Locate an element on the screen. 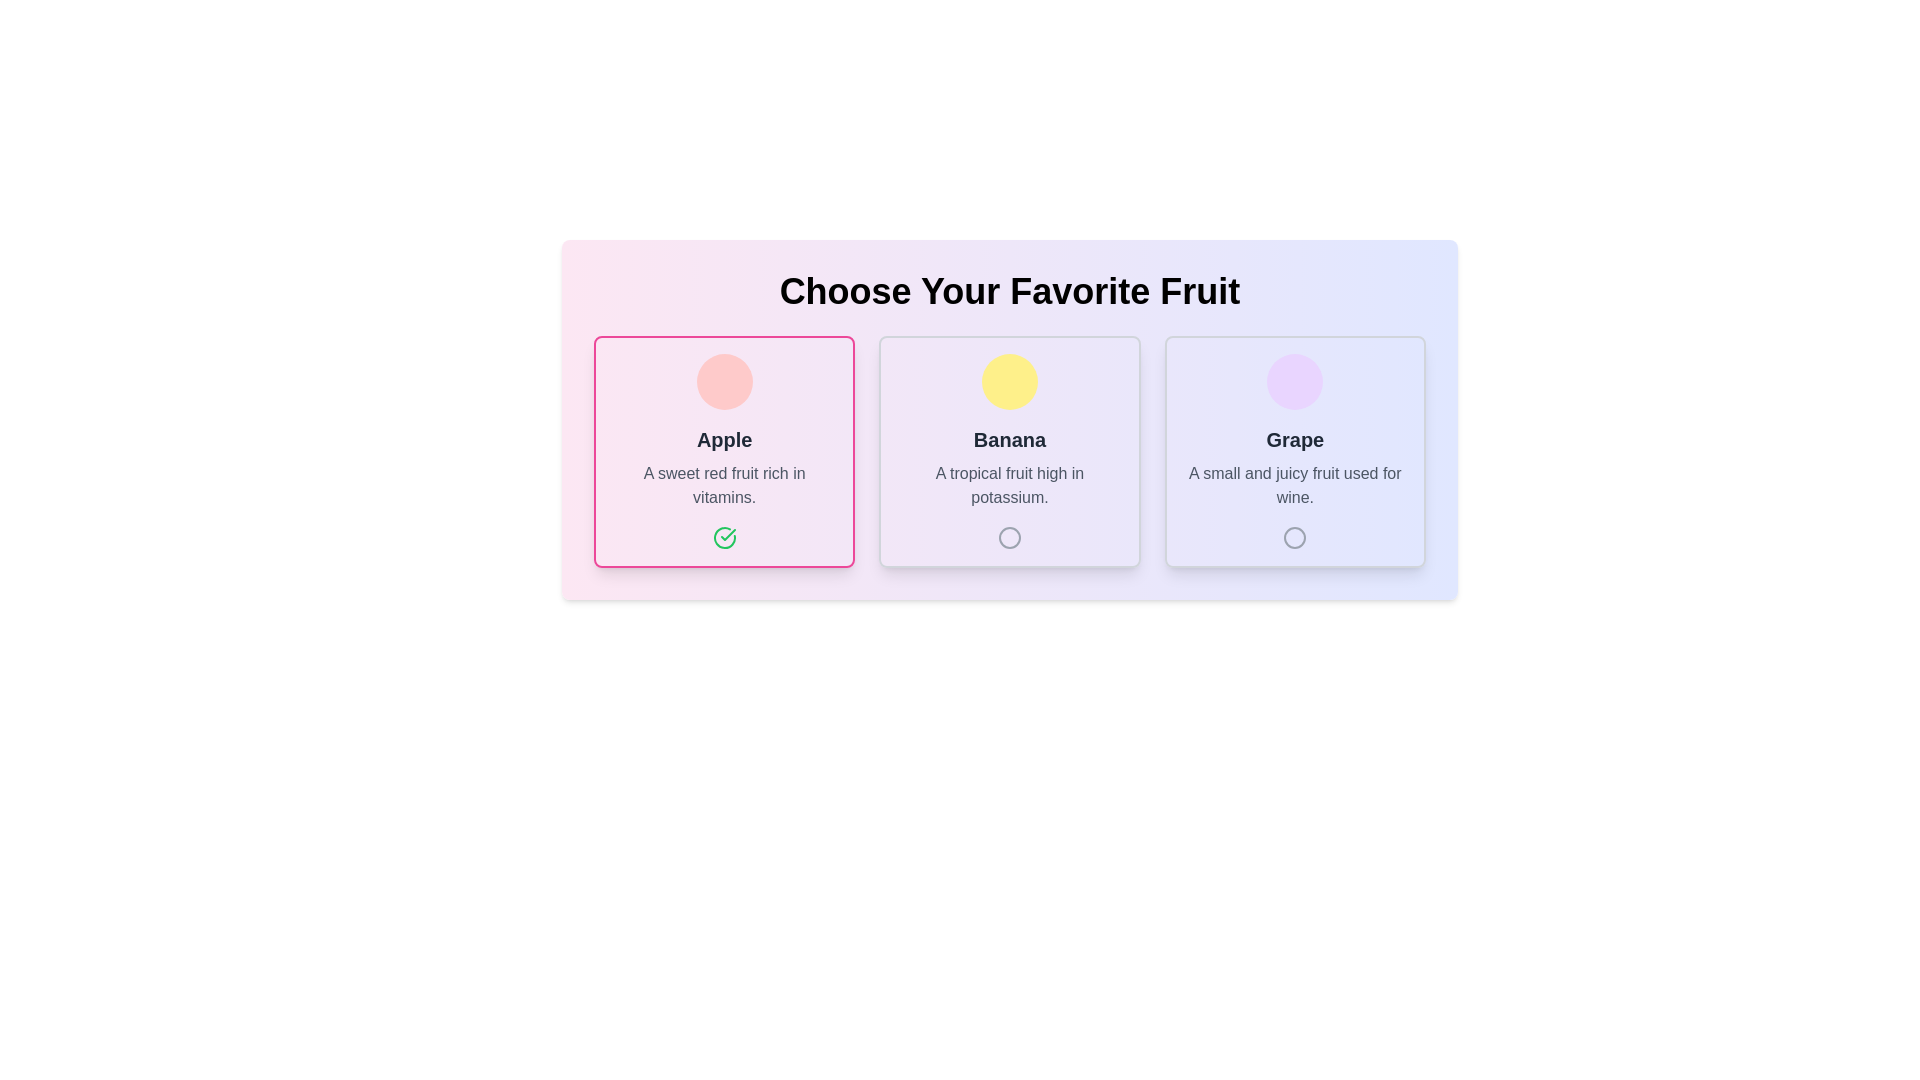 This screenshot has width=1920, height=1080. the validation icon located at the bottom-center of the 'Apple' card, which indicates a successful selection of the card's content is located at coordinates (723, 536).